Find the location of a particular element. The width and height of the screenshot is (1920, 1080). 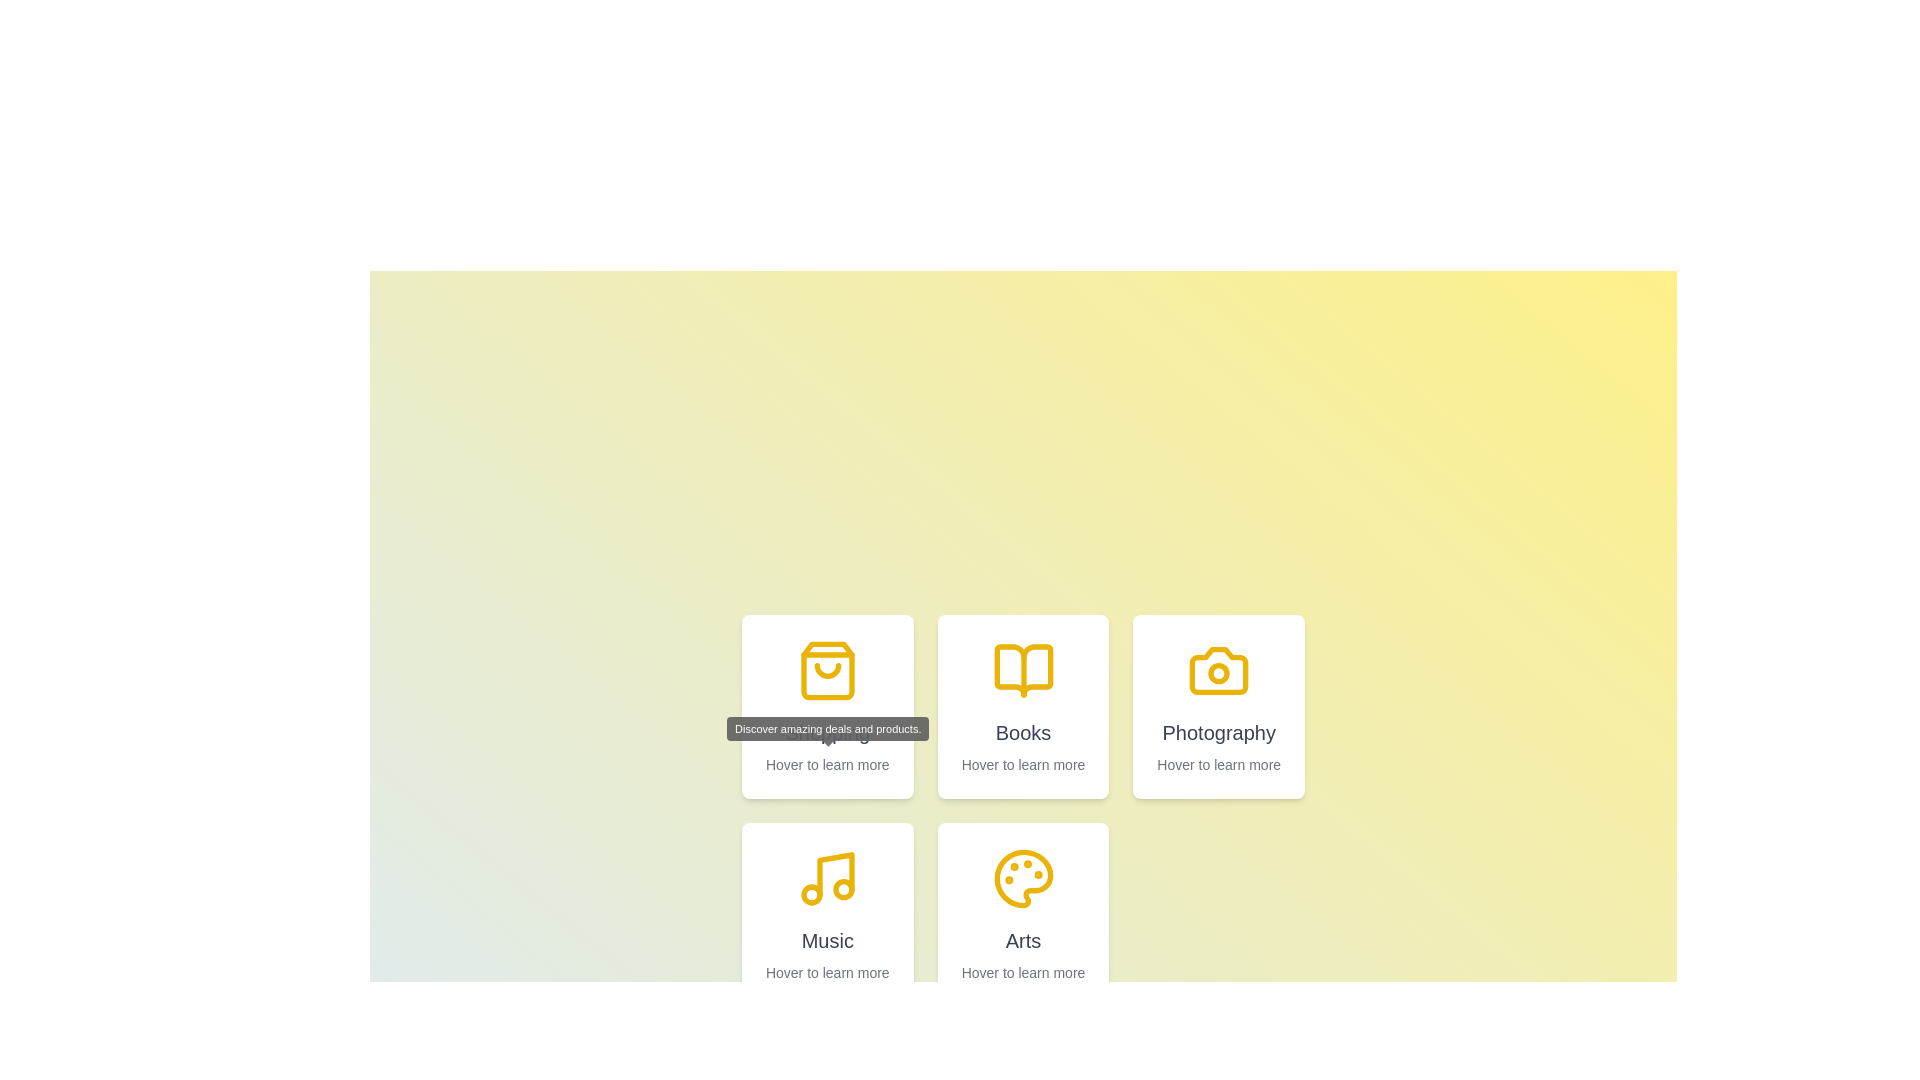

the second card in the first row, which features a white background, rounded corners, a yellow open book icon, and the text 'Books' is located at coordinates (1023, 705).